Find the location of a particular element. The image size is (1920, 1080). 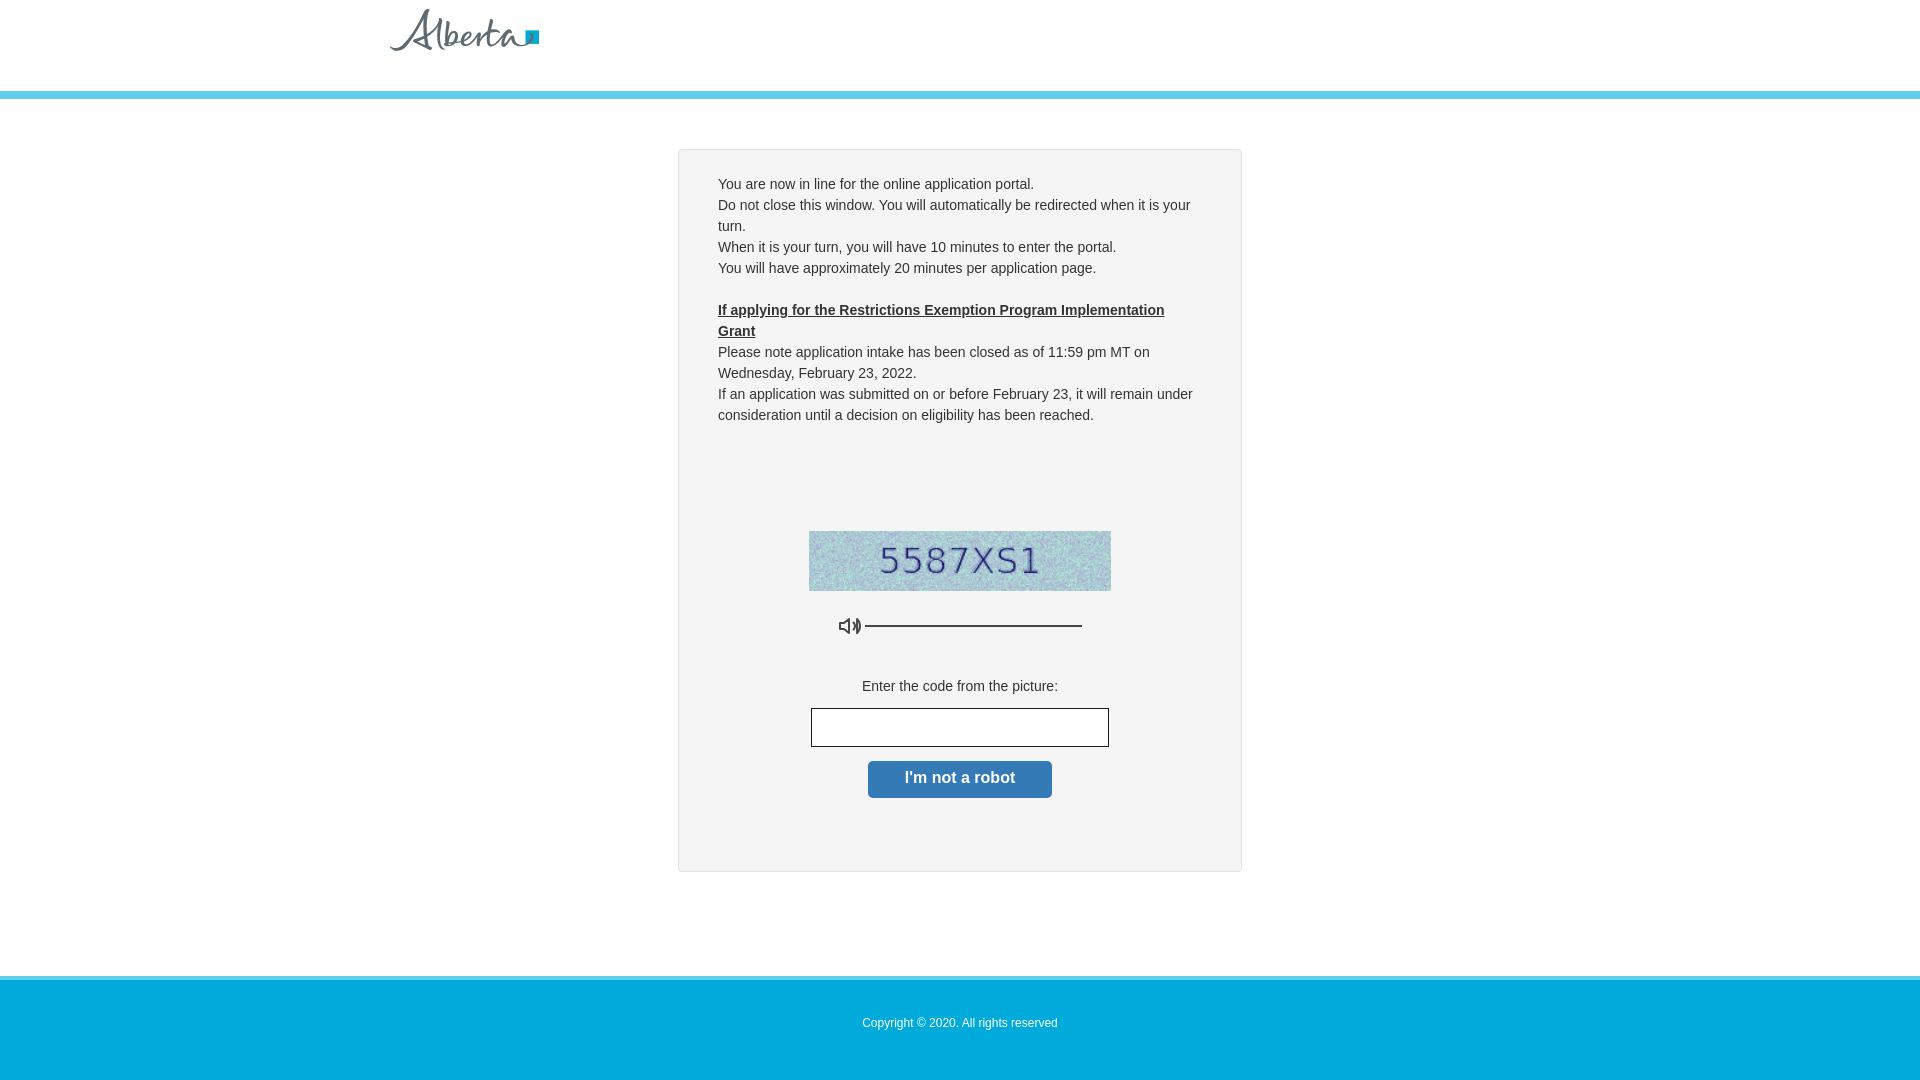

'I'm not a robot' is located at coordinates (960, 778).